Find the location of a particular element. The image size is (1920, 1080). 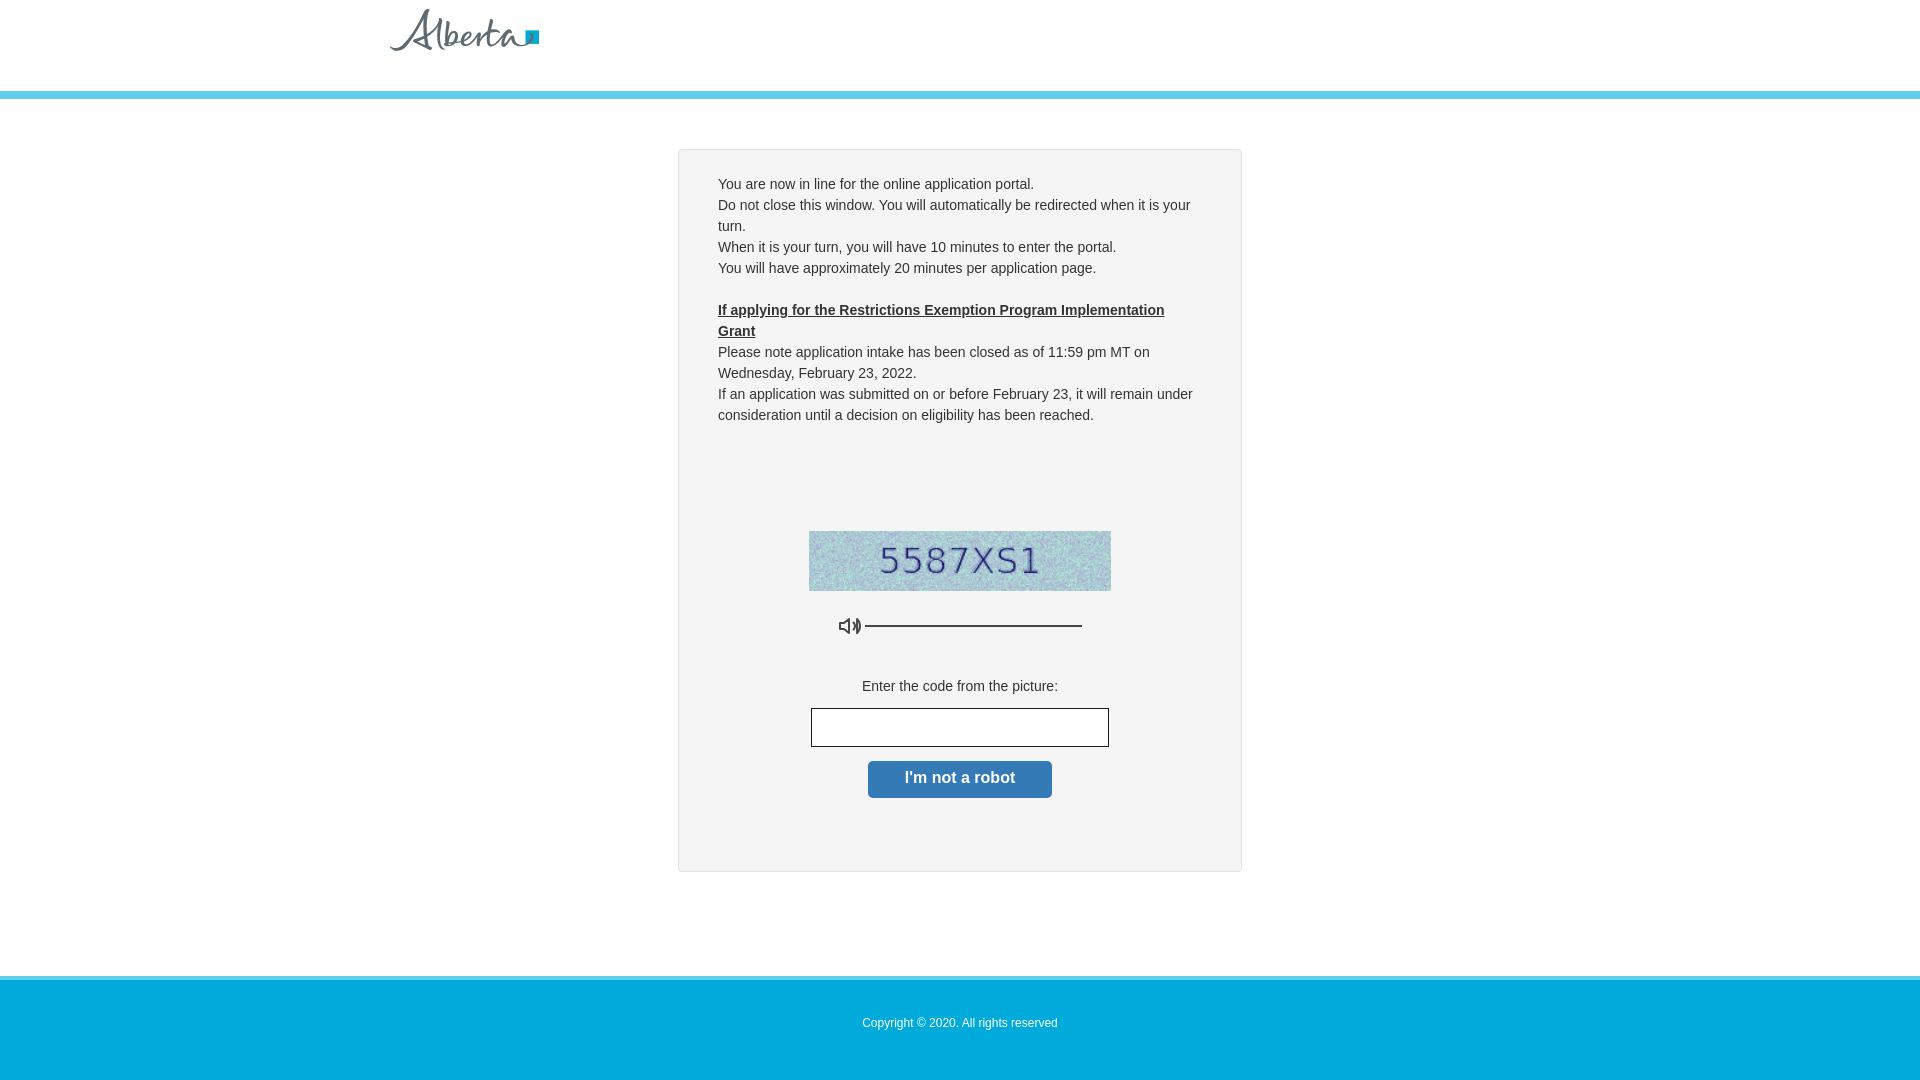

'I'm not a robot' is located at coordinates (960, 778).